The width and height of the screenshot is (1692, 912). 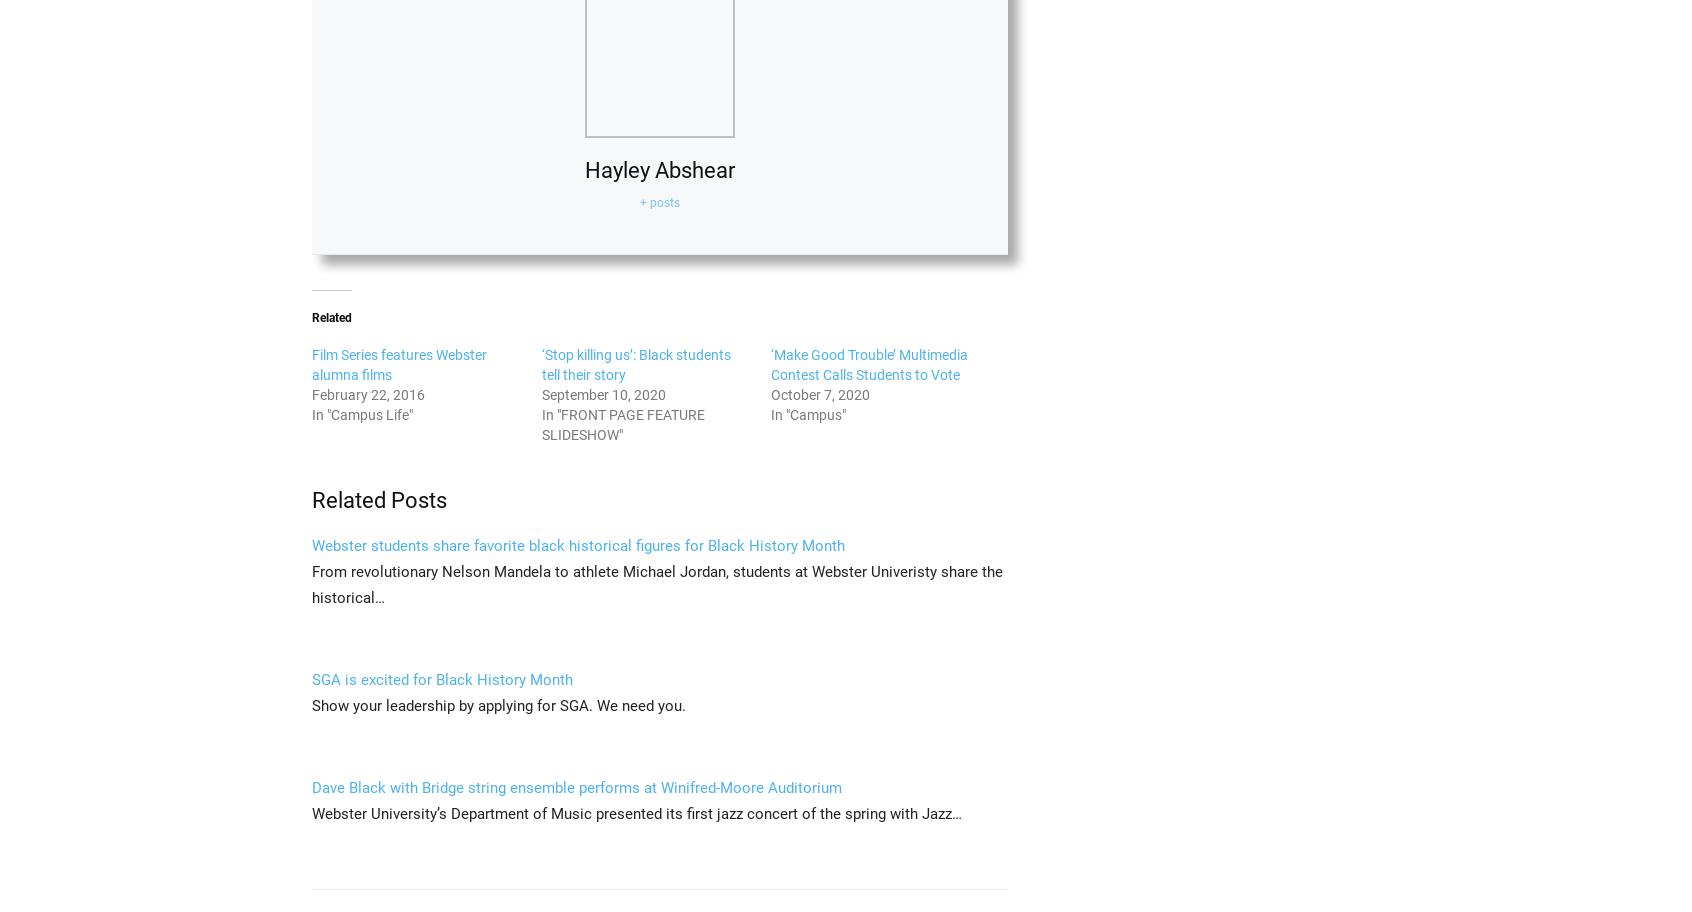 What do you see at coordinates (311, 545) in the screenshot?
I see `'Webster students share favorite black historical figures for Black History Month'` at bounding box center [311, 545].